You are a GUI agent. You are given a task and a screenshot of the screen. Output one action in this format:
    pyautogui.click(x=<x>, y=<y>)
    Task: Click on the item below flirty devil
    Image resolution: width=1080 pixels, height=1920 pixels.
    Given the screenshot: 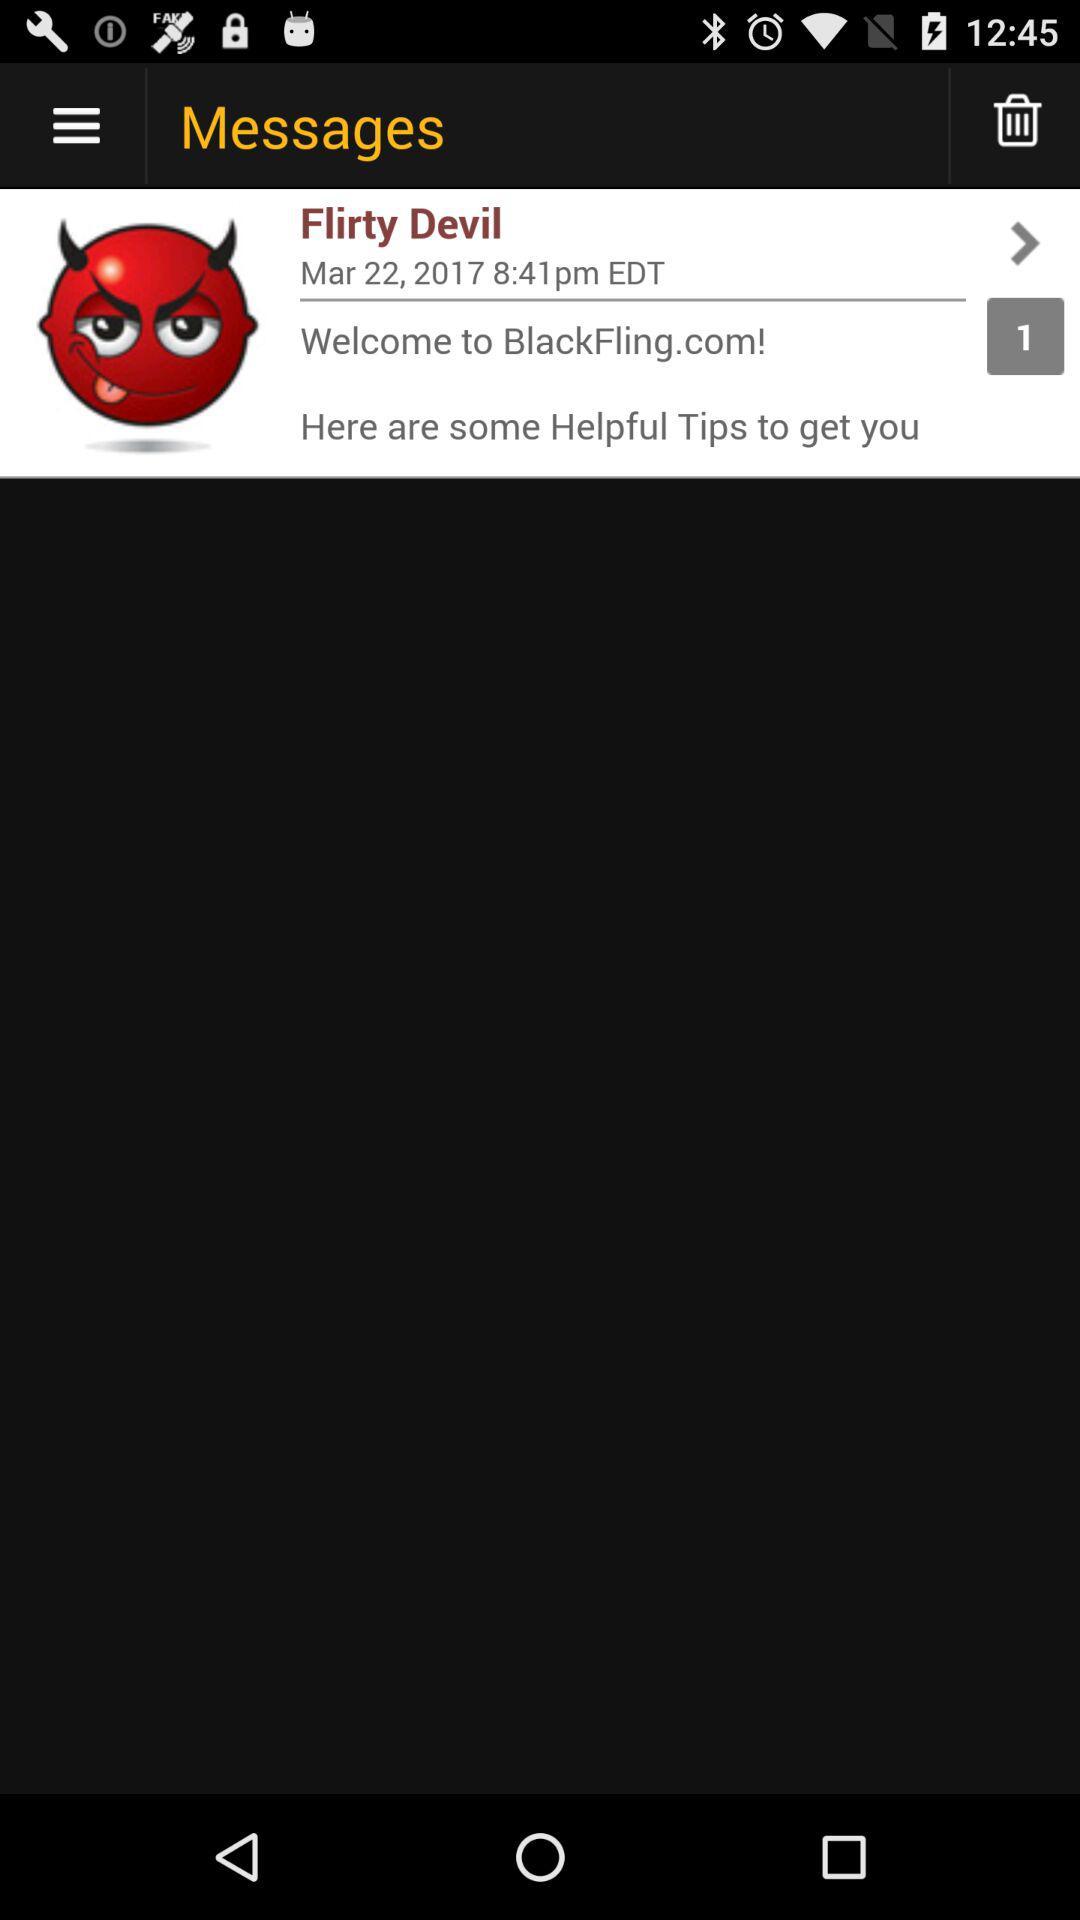 What is the action you would take?
    pyautogui.click(x=632, y=270)
    